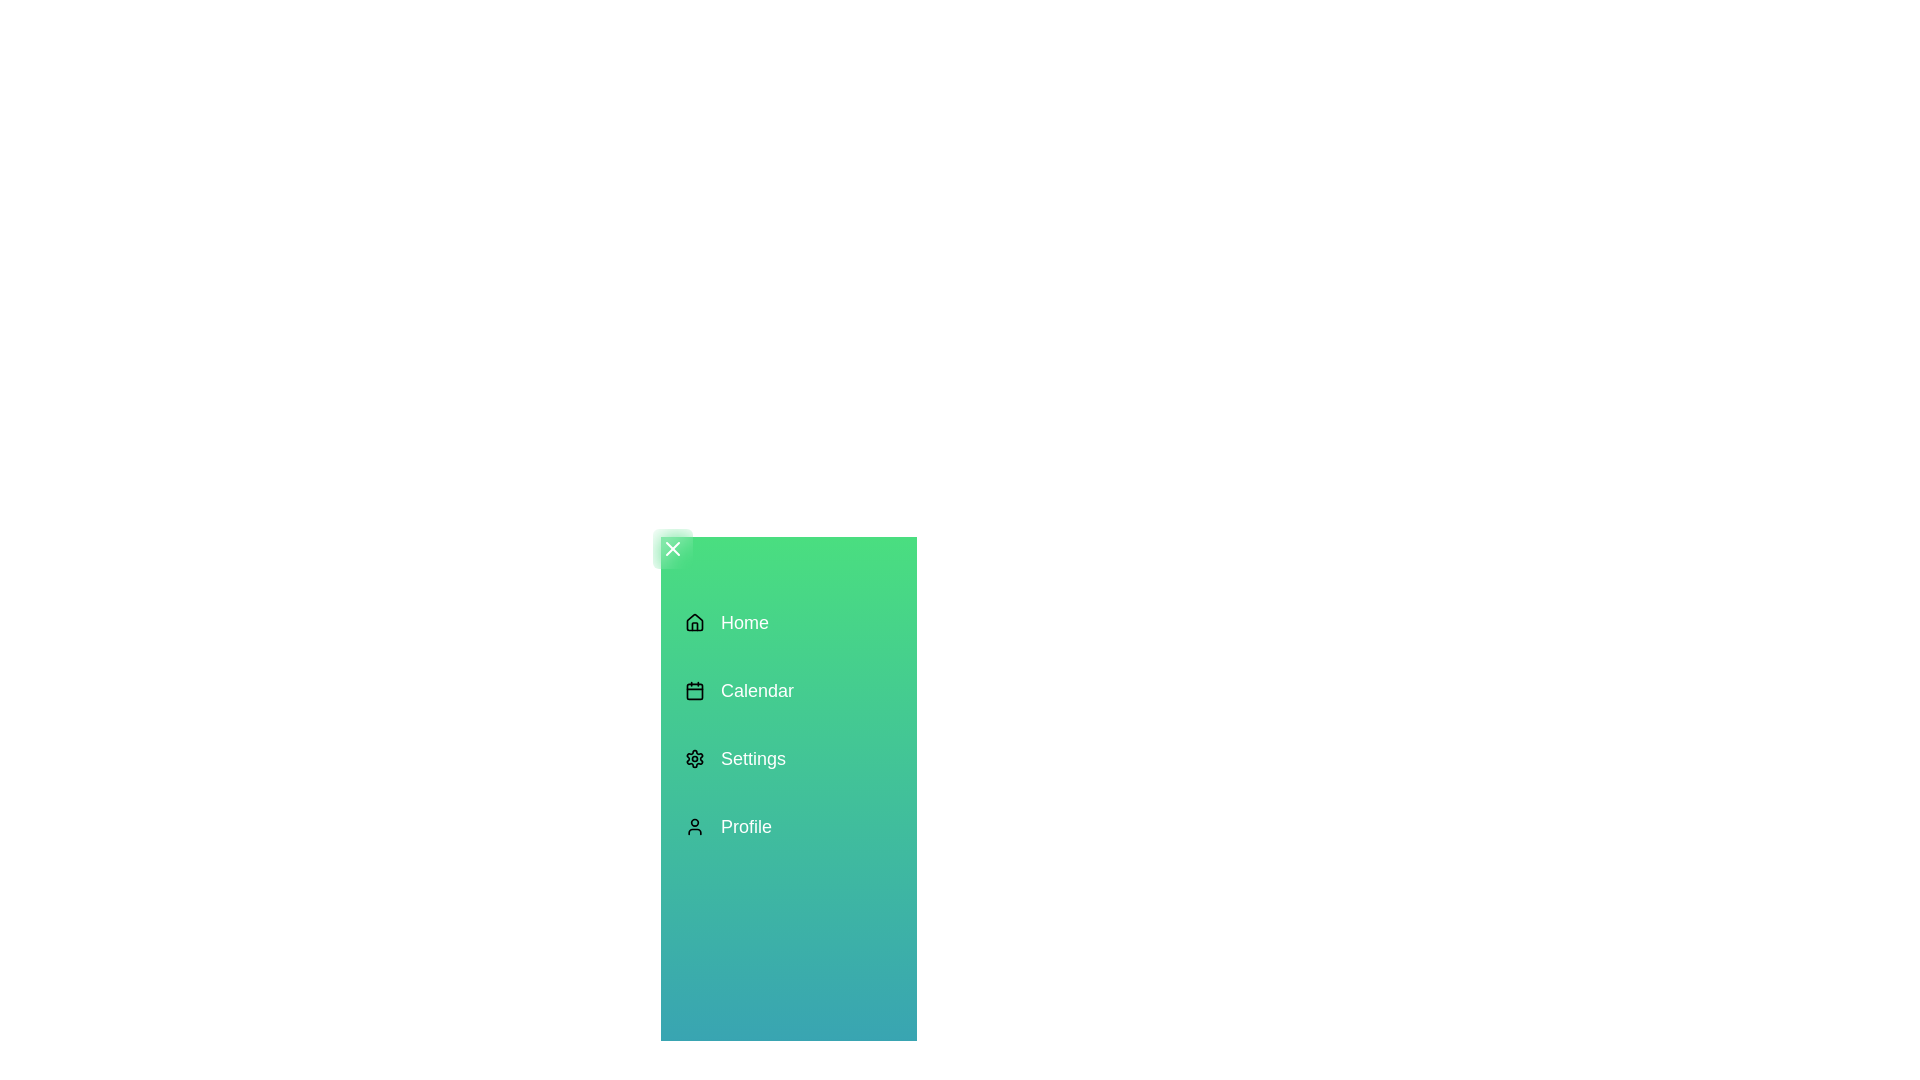  Describe the element at coordinates (738, 826) in the screenshot. I see `the 'Profile' button, which is styled with a user icon and located in the vertical navigation menu below the 'Settings' option` at that location.